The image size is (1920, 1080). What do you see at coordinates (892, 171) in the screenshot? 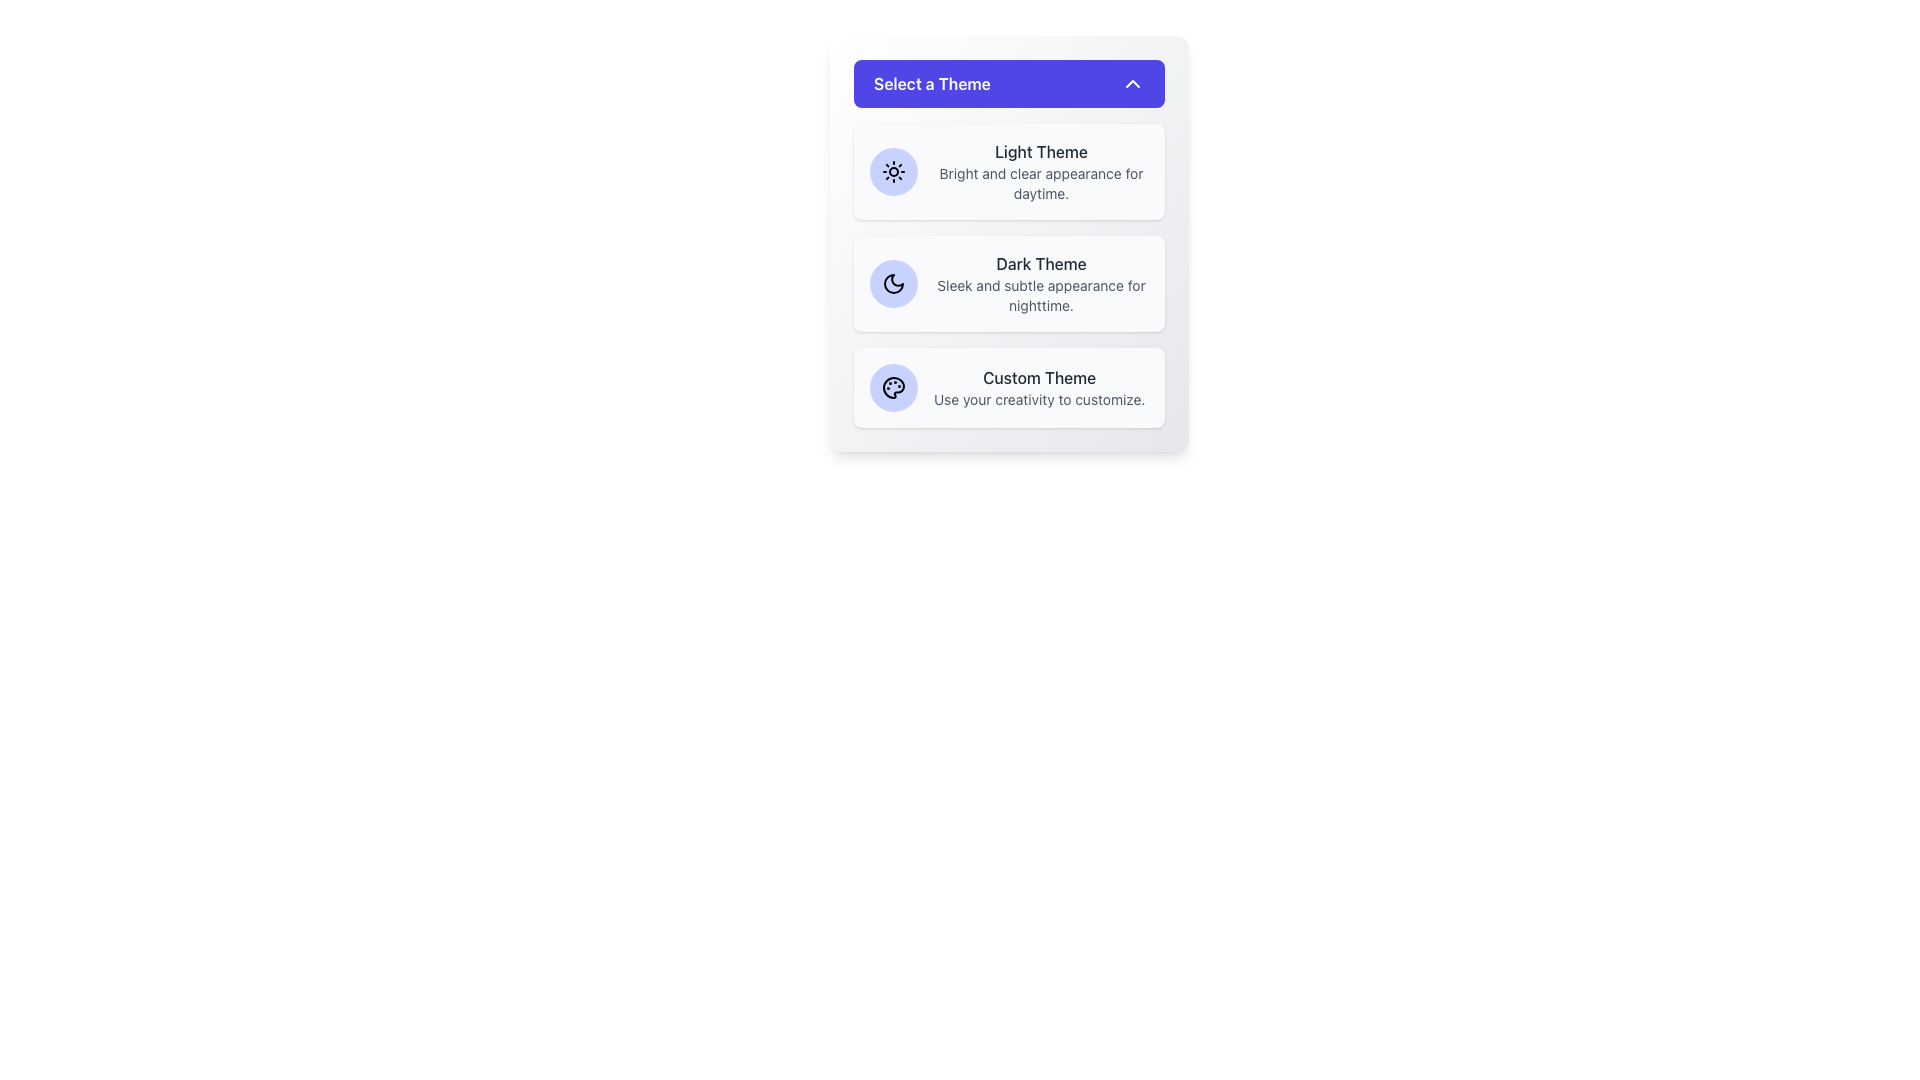
I see `the circular light indigo icon with a sun symbol in the topmost option labeled 'Light Theme' in the 'Select a Theme' card-style interface` at bounding box center [892, 171].